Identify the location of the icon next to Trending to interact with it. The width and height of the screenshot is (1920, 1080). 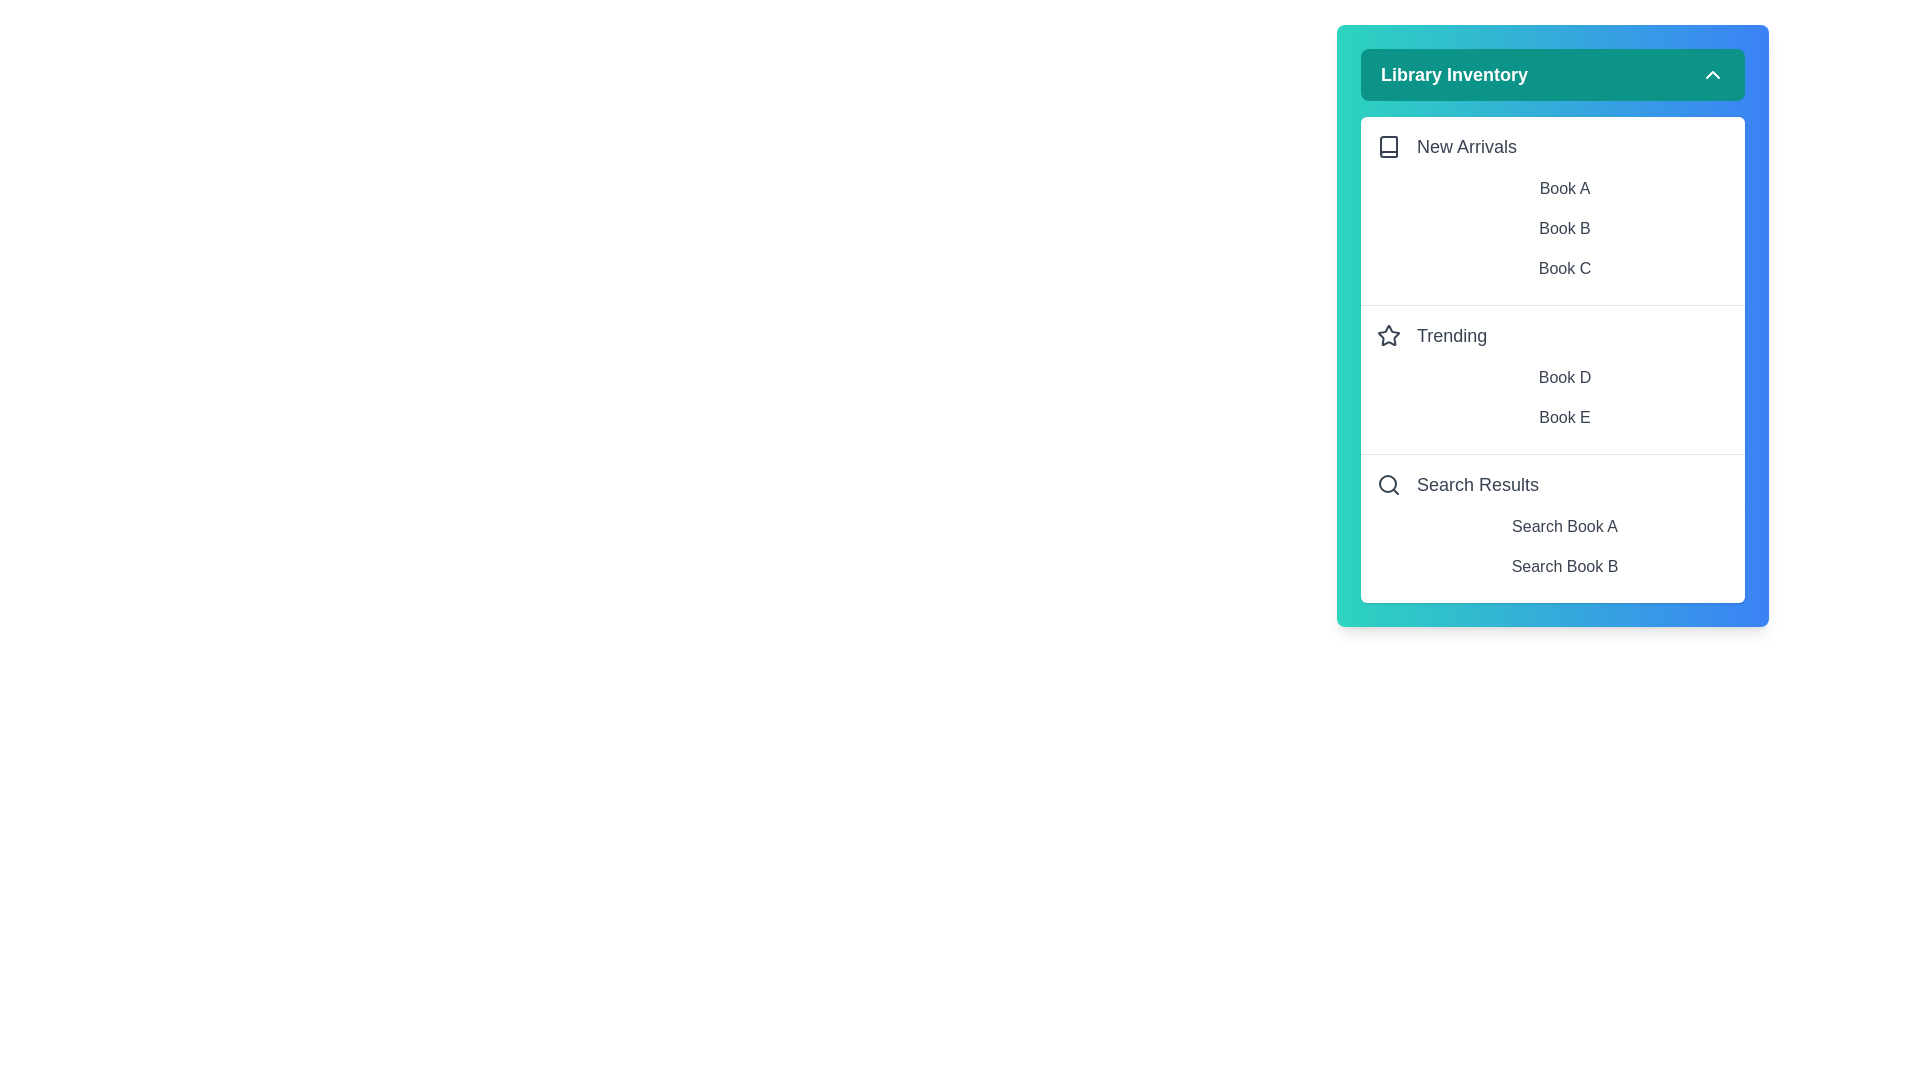
(1387, 334).